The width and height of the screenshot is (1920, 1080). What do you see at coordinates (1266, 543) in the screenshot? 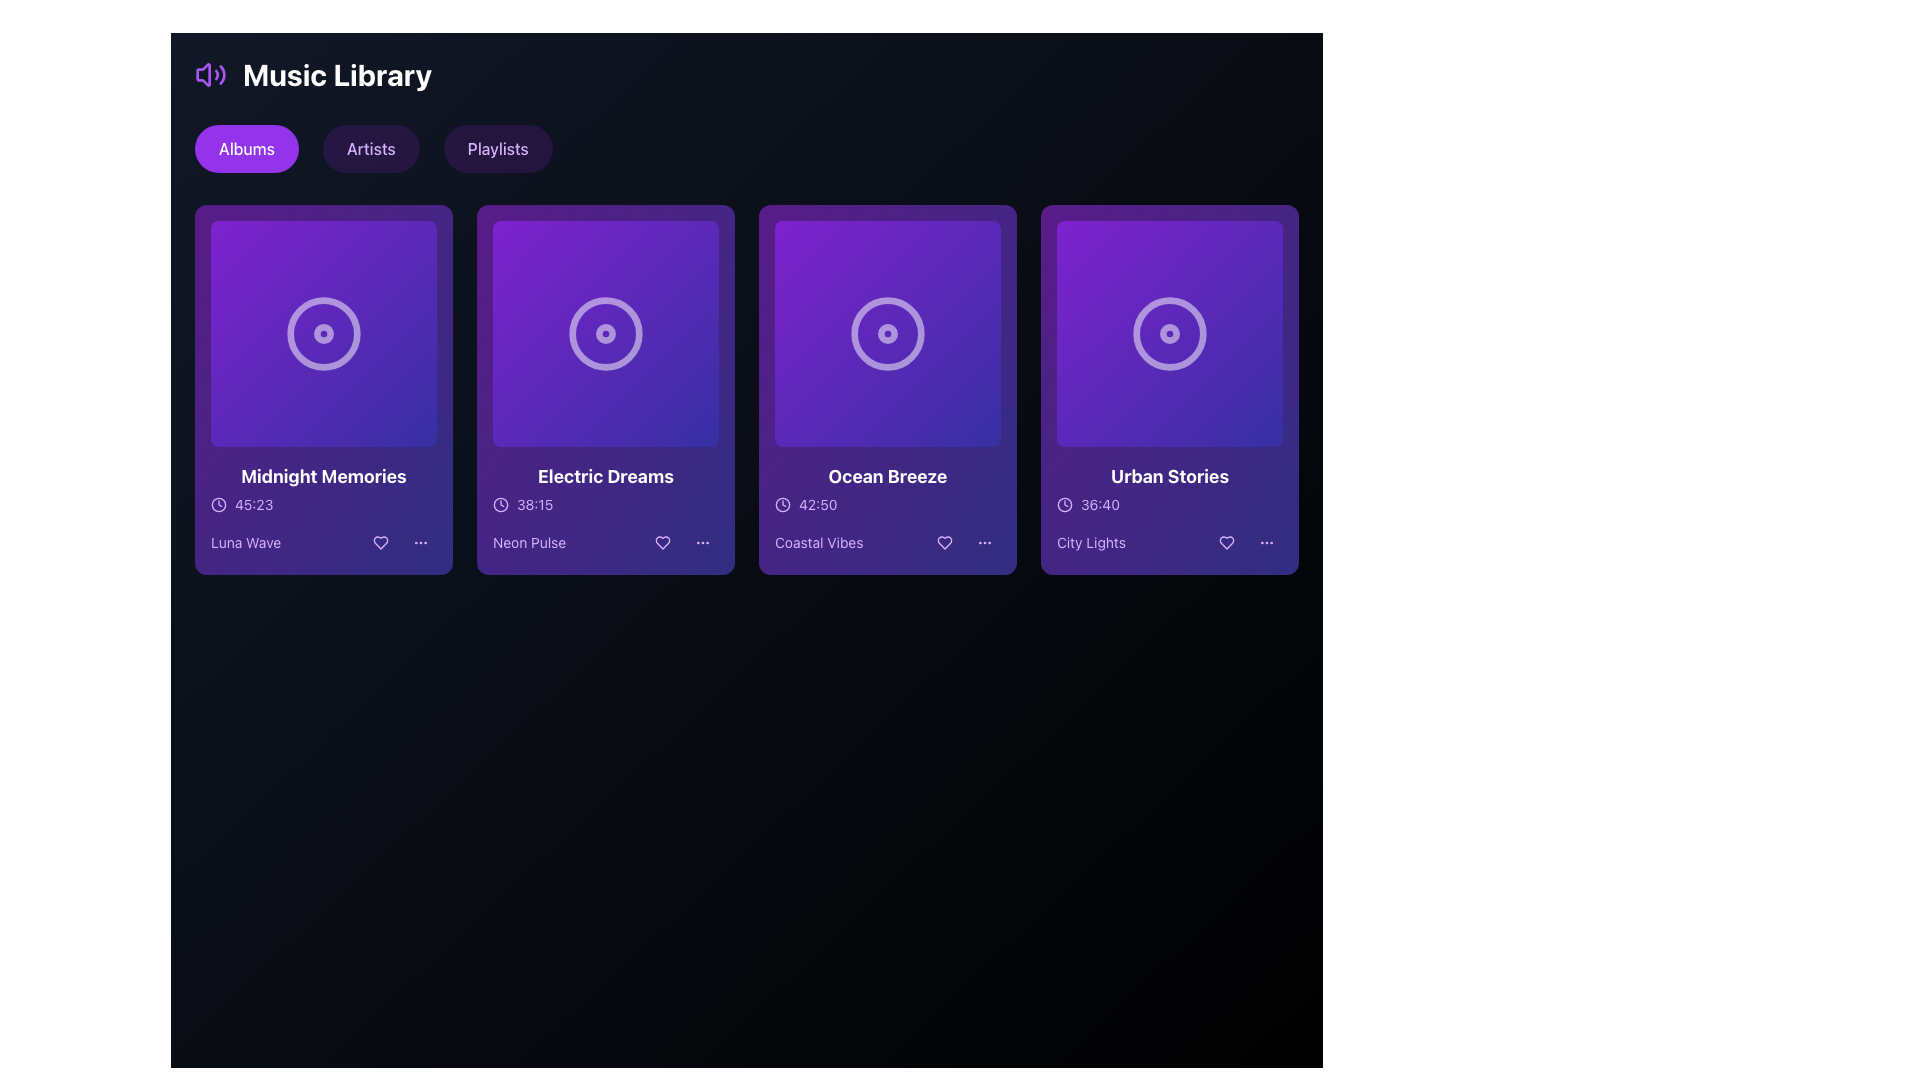
I see `the three-dot icon located at the bottom right corner of the fourth card titled 'Urban Stories'` at bounding box center [1266, 543].